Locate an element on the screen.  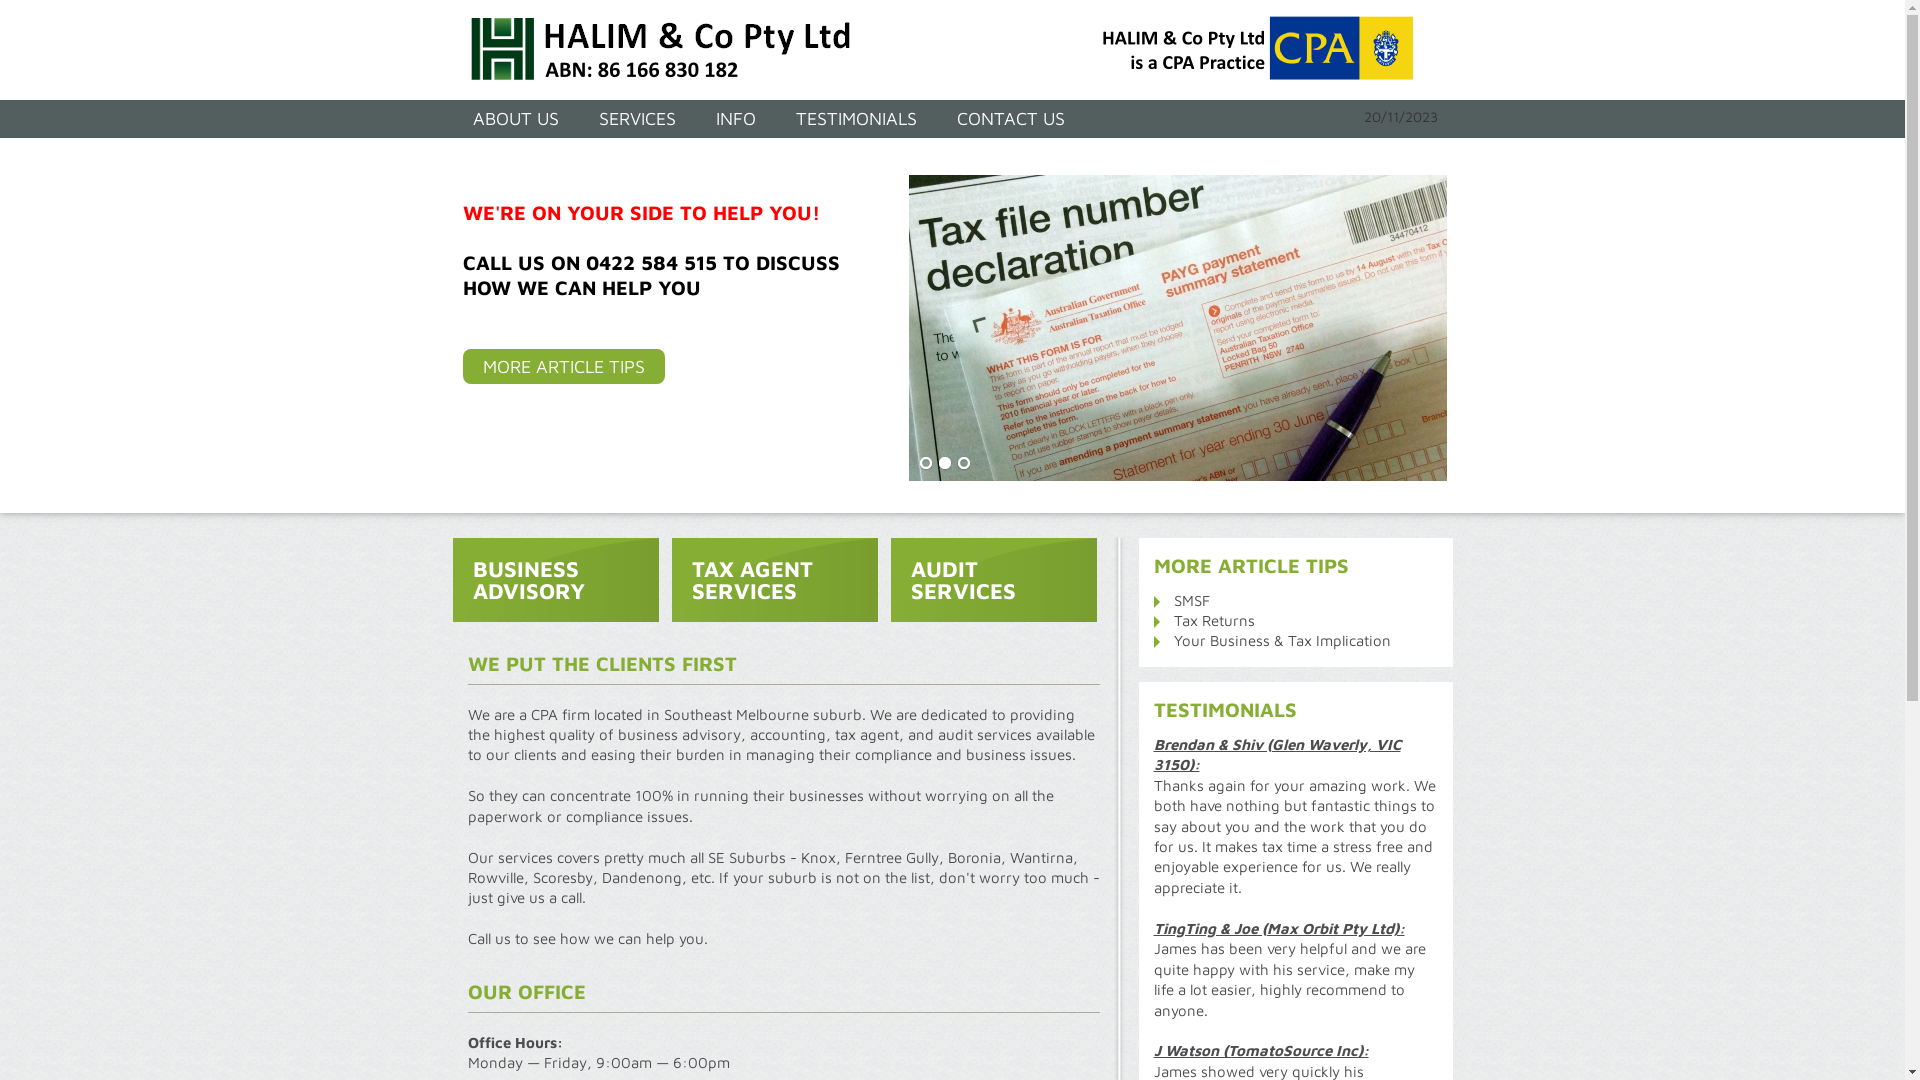
'TAX AGENT SERVICES' is located at coordinates (773, 579).